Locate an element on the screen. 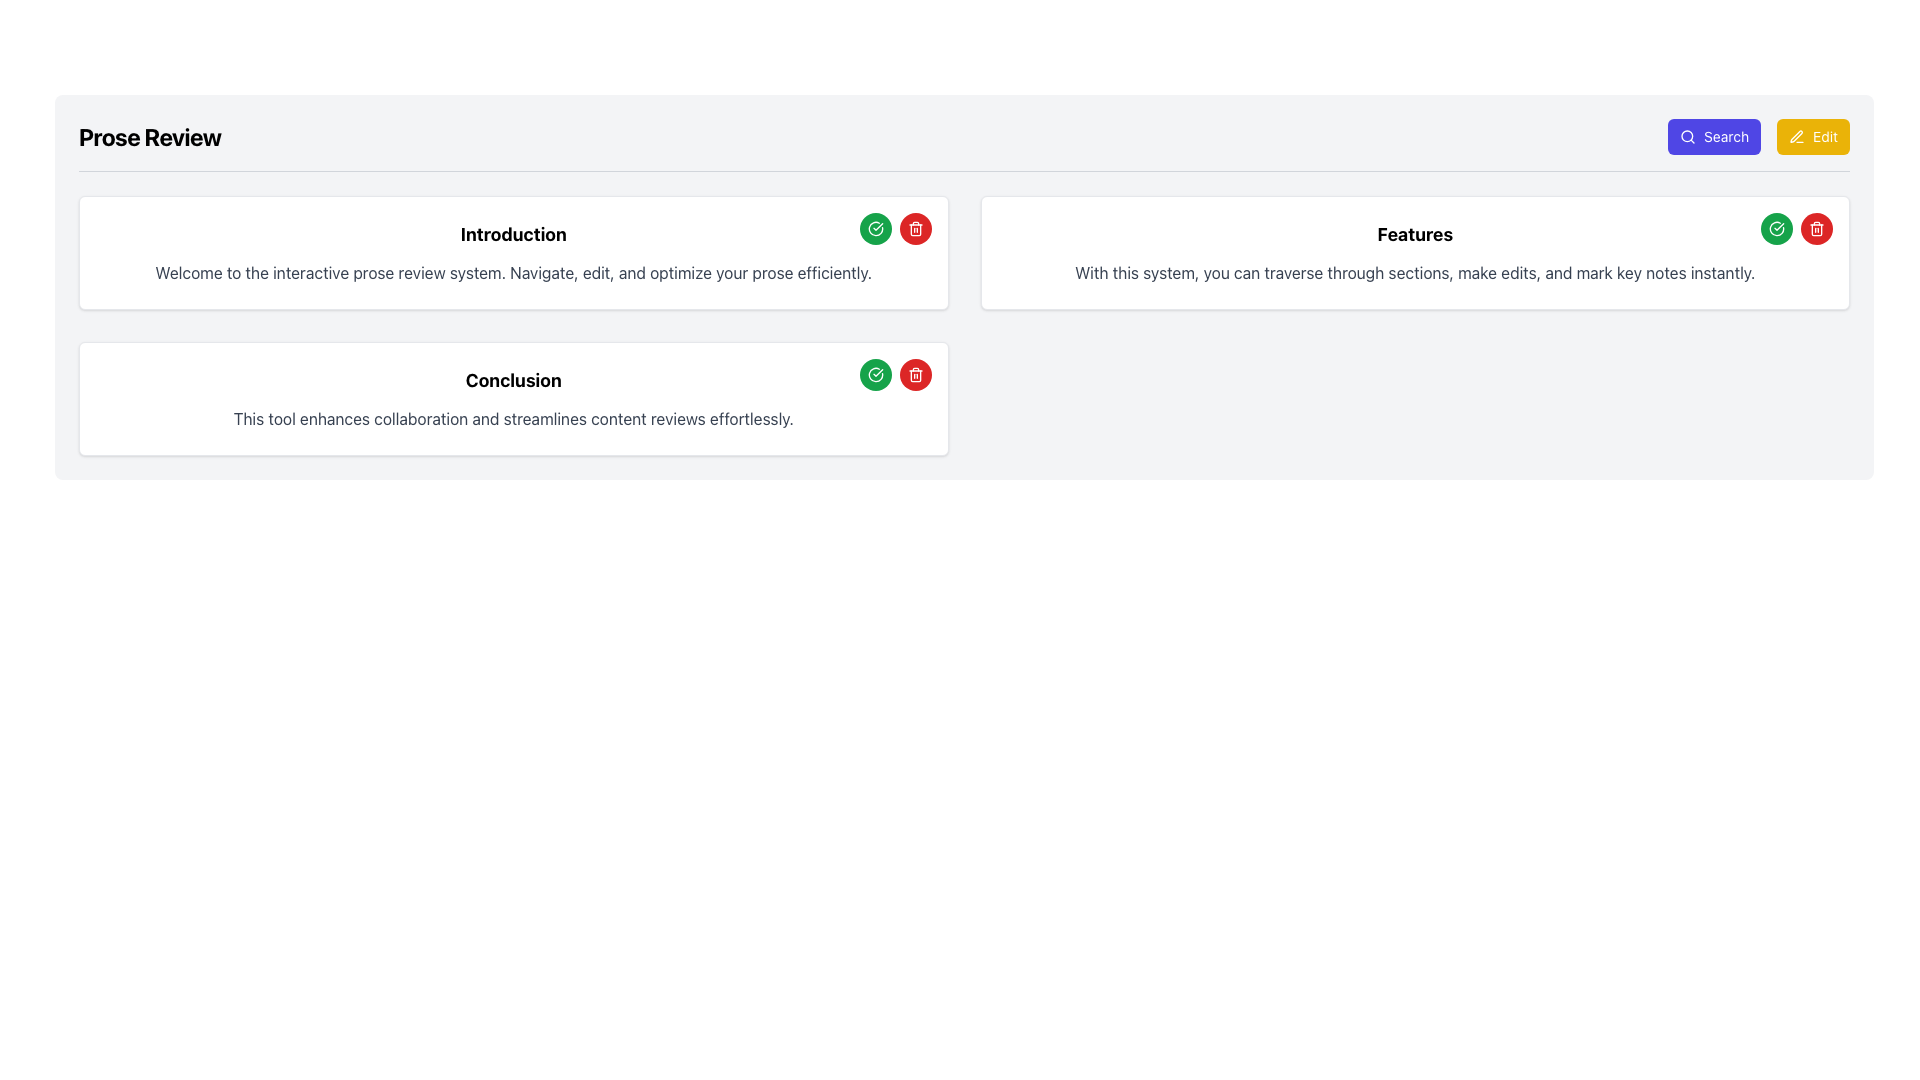 The width and height of the screenshot is (1920, 1080). the decorative circle element of the search icon located in the top-right area of the interface is located at coordinates (1686, 135).